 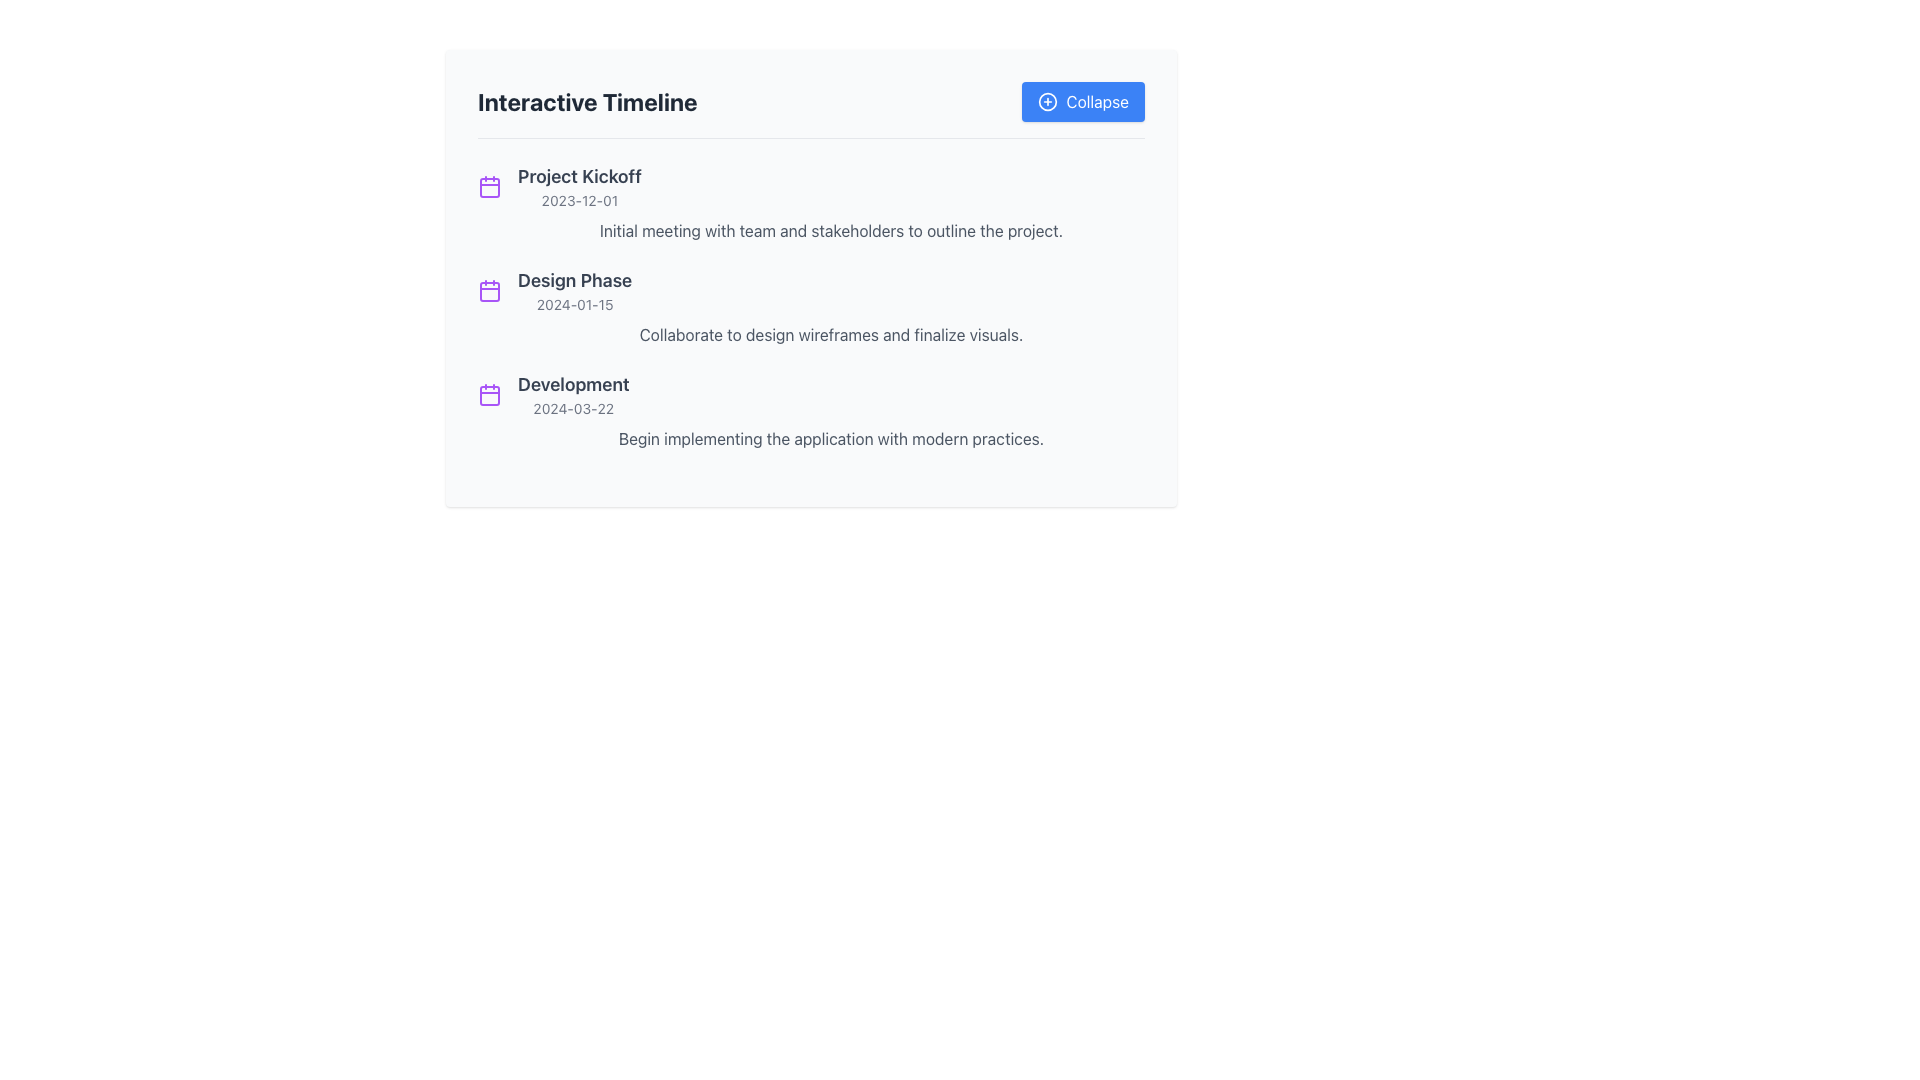 What do you see at coordinates (811, 203) in the screenshot?
I see `the Timeline Entry titled 'Project Kickoff'` at bounding box center [811, 203].